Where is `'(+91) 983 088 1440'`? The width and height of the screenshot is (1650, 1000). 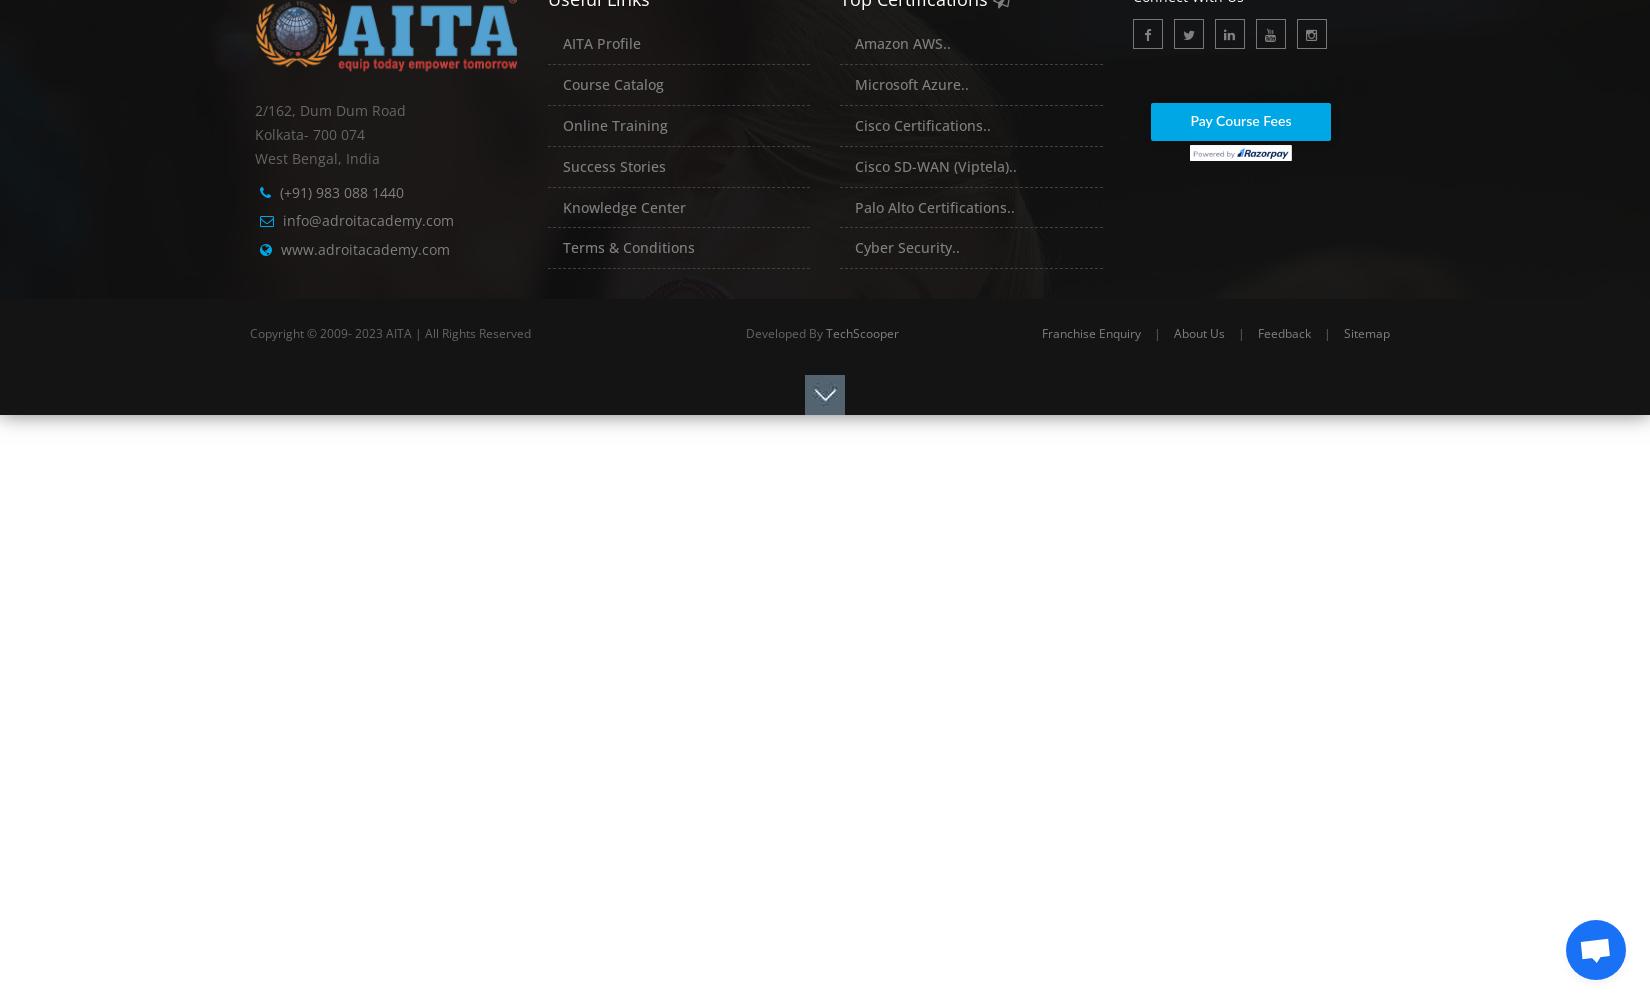 '(+91) 983 088 1440' is located at coordinates (342, 190).